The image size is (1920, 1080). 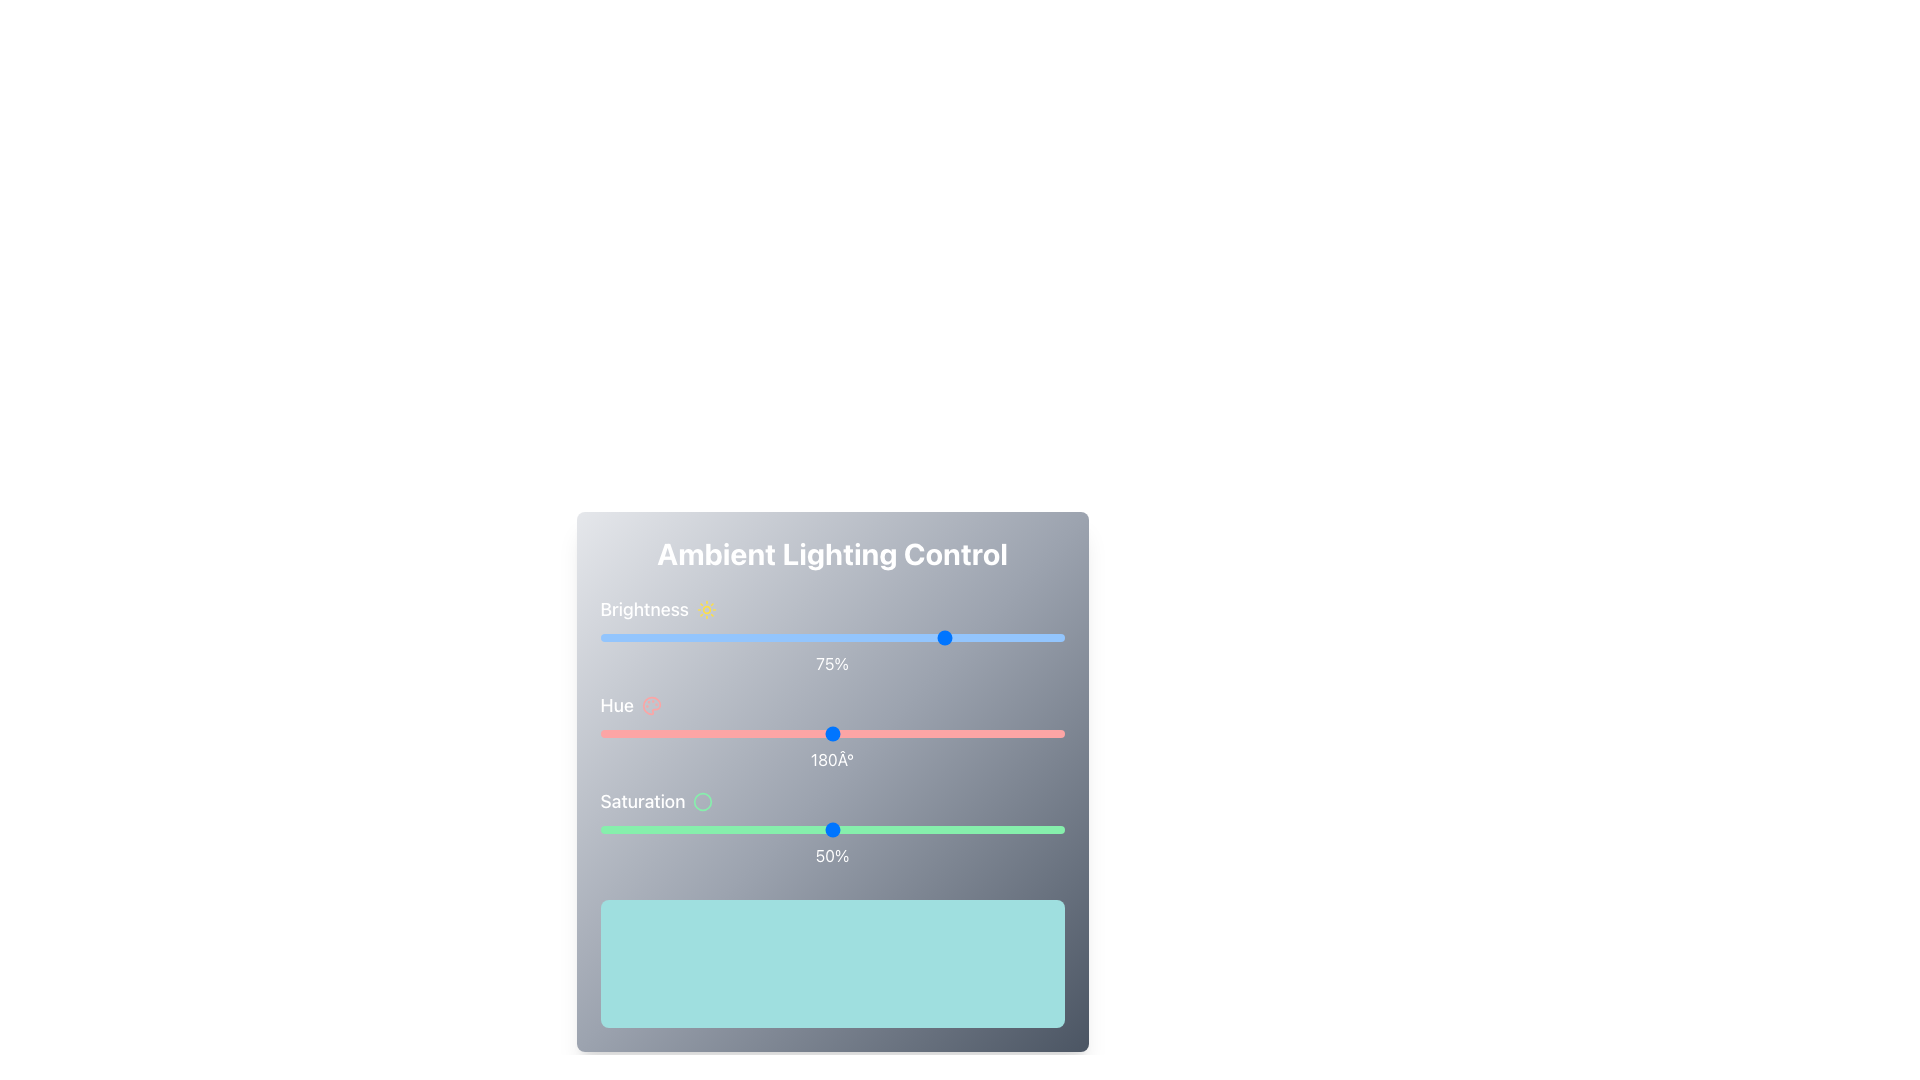 I want to click on saturation, so click(x=1008, y=829).